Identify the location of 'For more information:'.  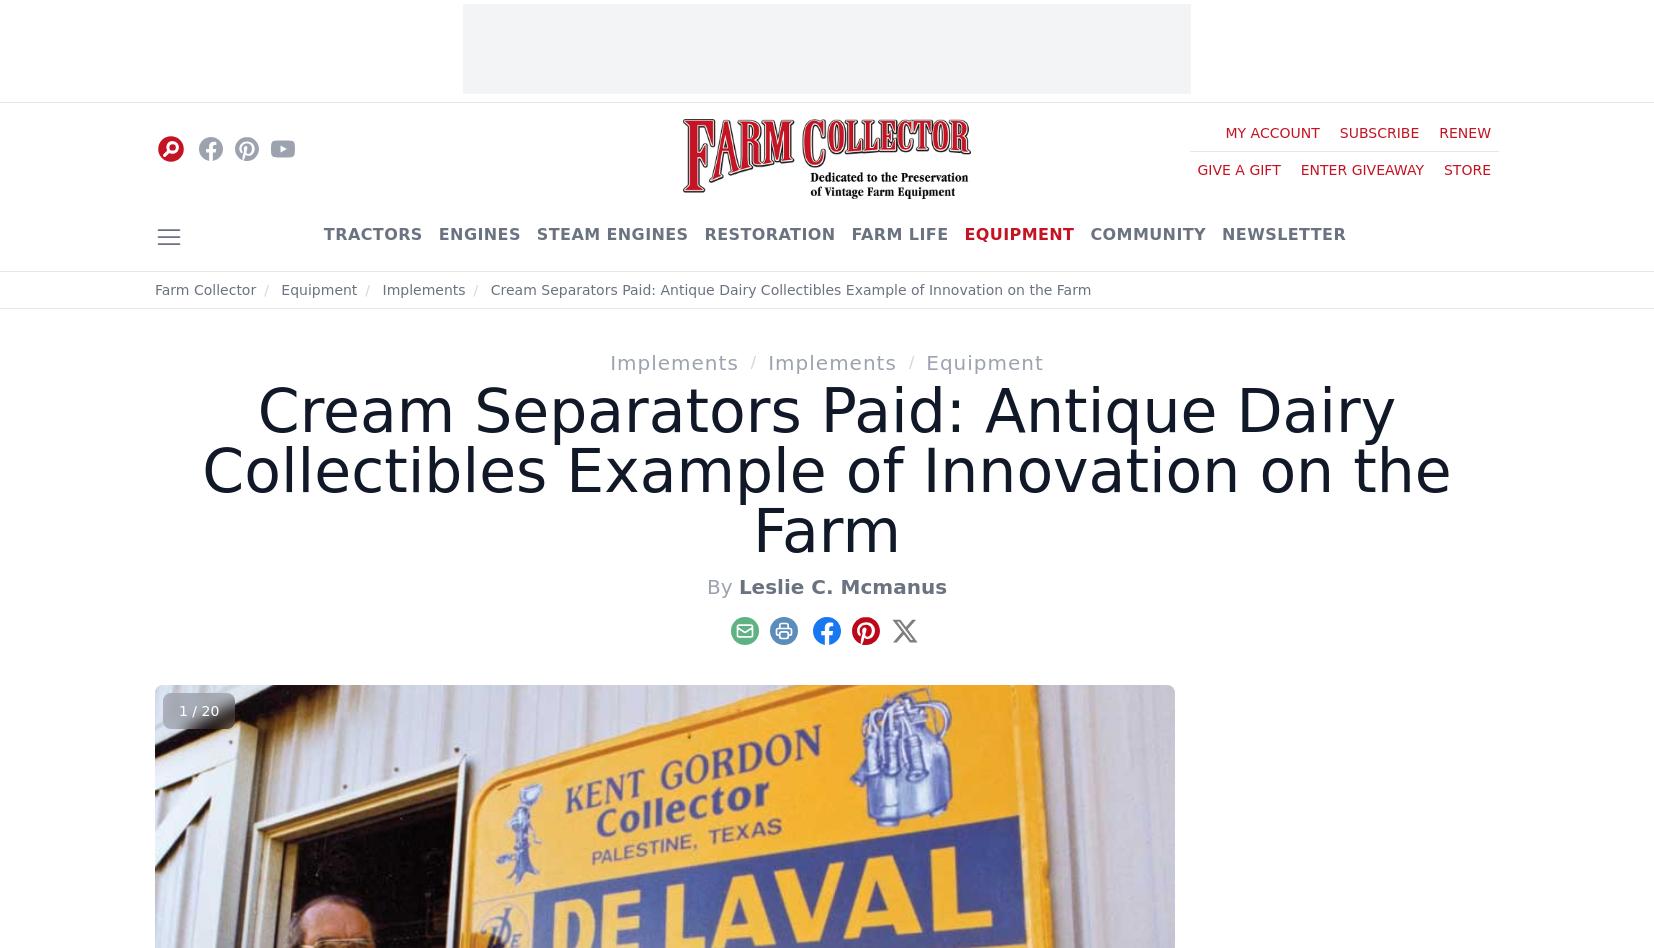
(396, 299).